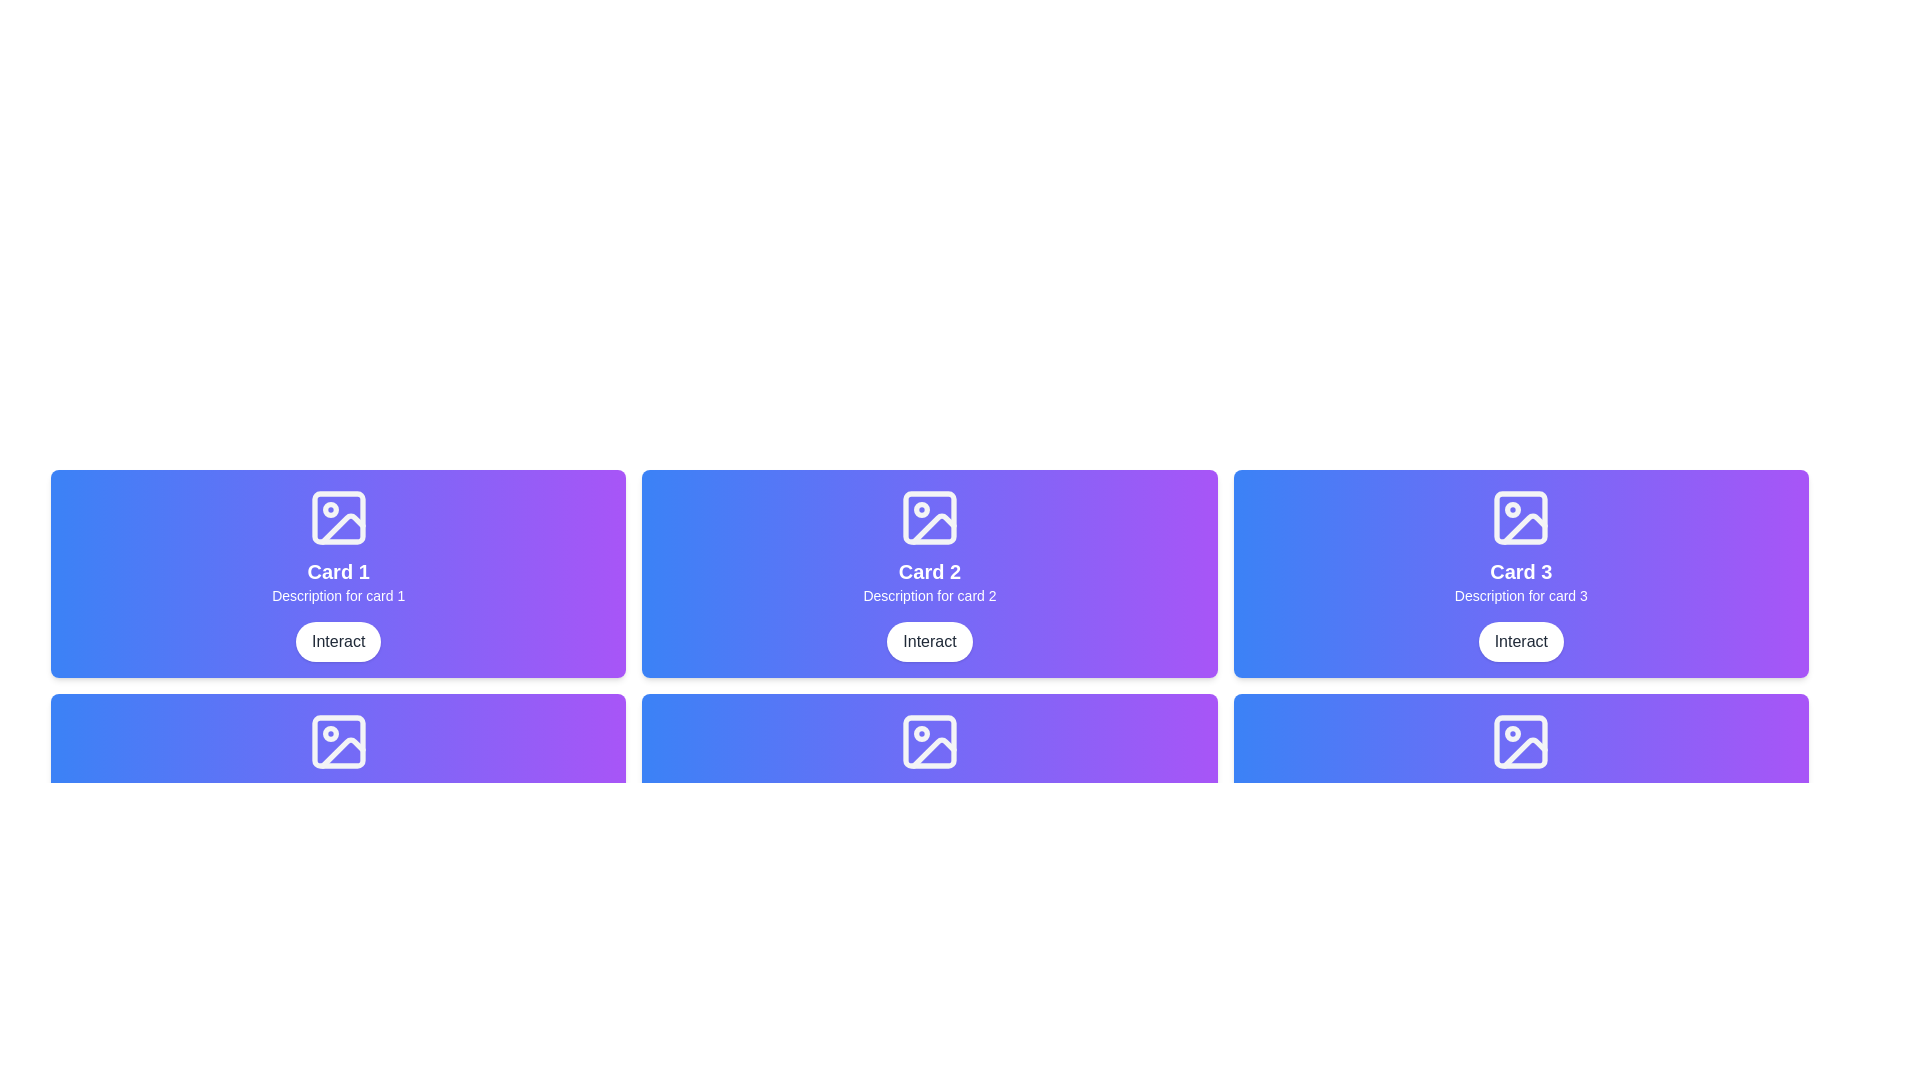 The width and height of the screenshot is (1920, 1080). Describe the element at coordinates (338, 571) in the screenshot. I see `the text label that serves as the title of the first card, positioned at the top-center of the card, below an icon and above the description text` at that location.